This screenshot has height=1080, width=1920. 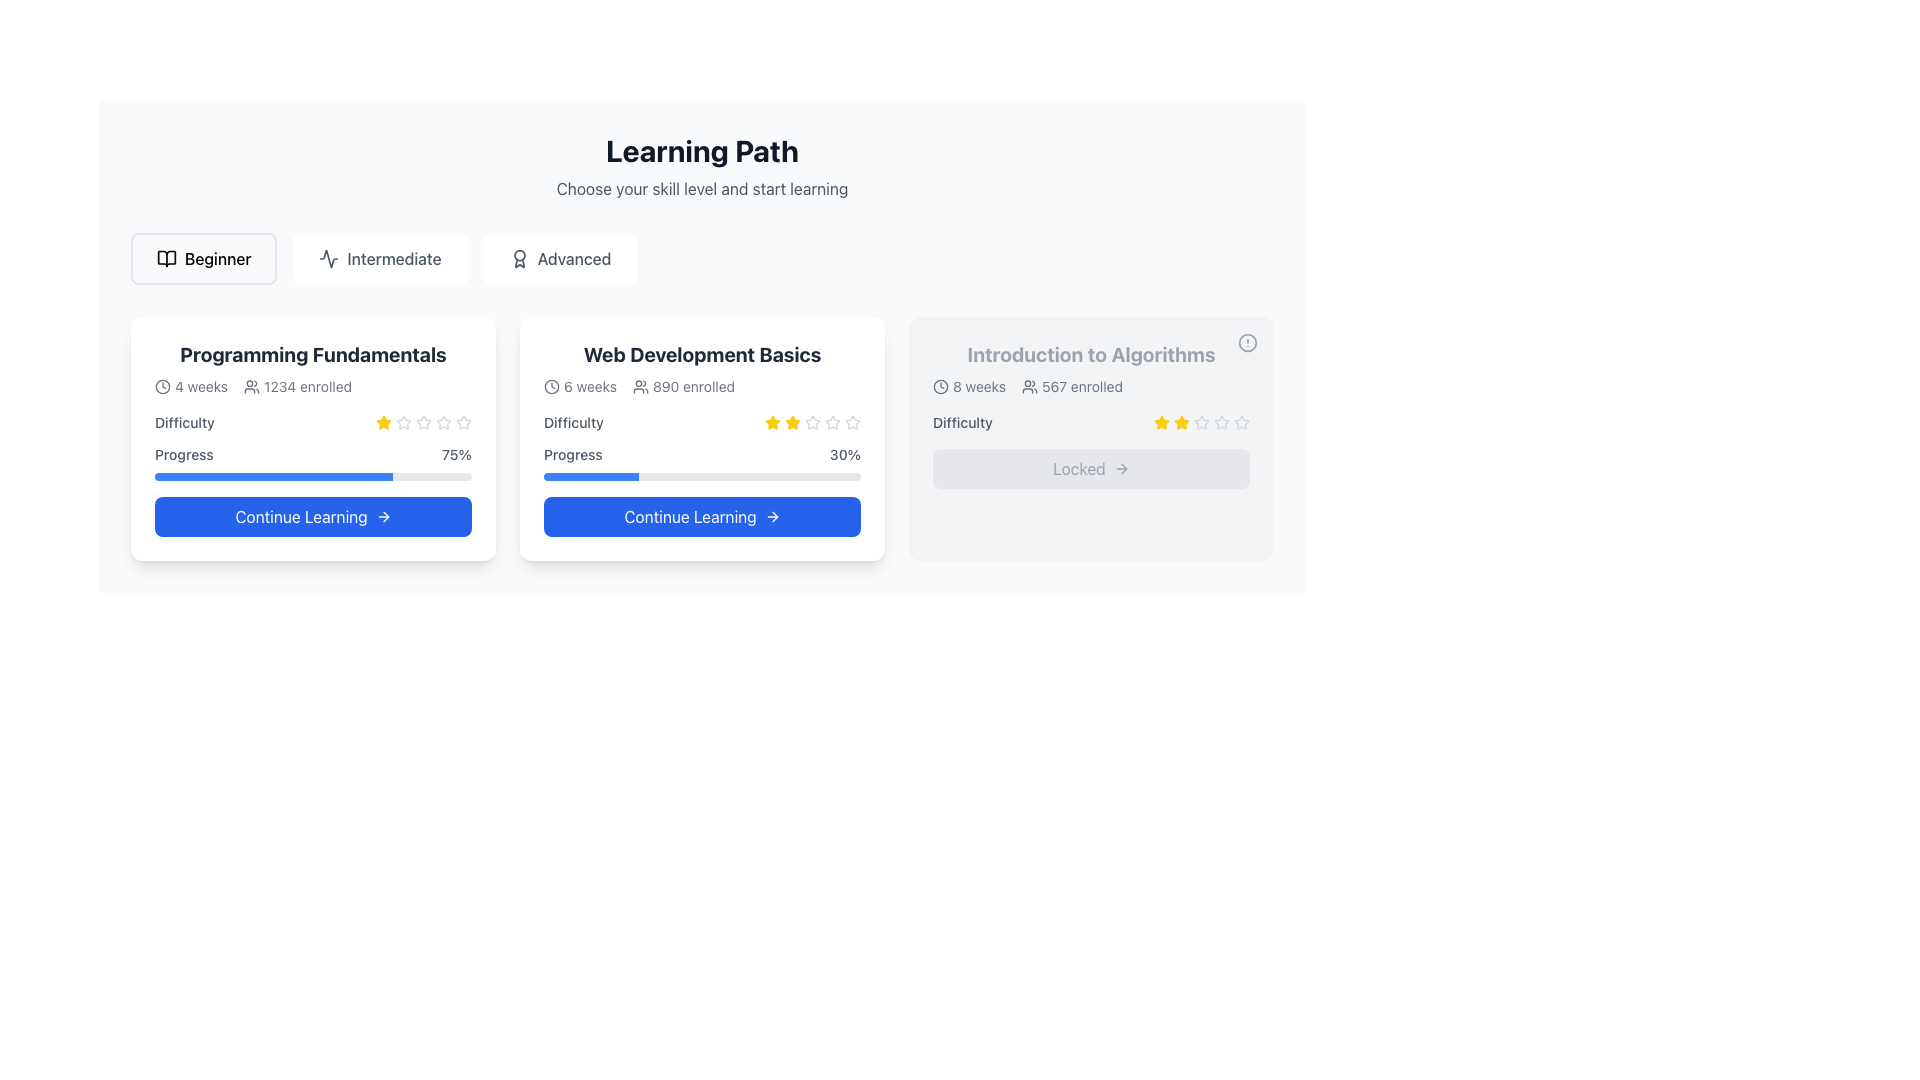 What do you see at coordinates (1200, 422) in the screenshot?
I see `the fifth star icon in the rating system for the 'Introduction to Algorithms' course card` at bounding box center [1200, 422].